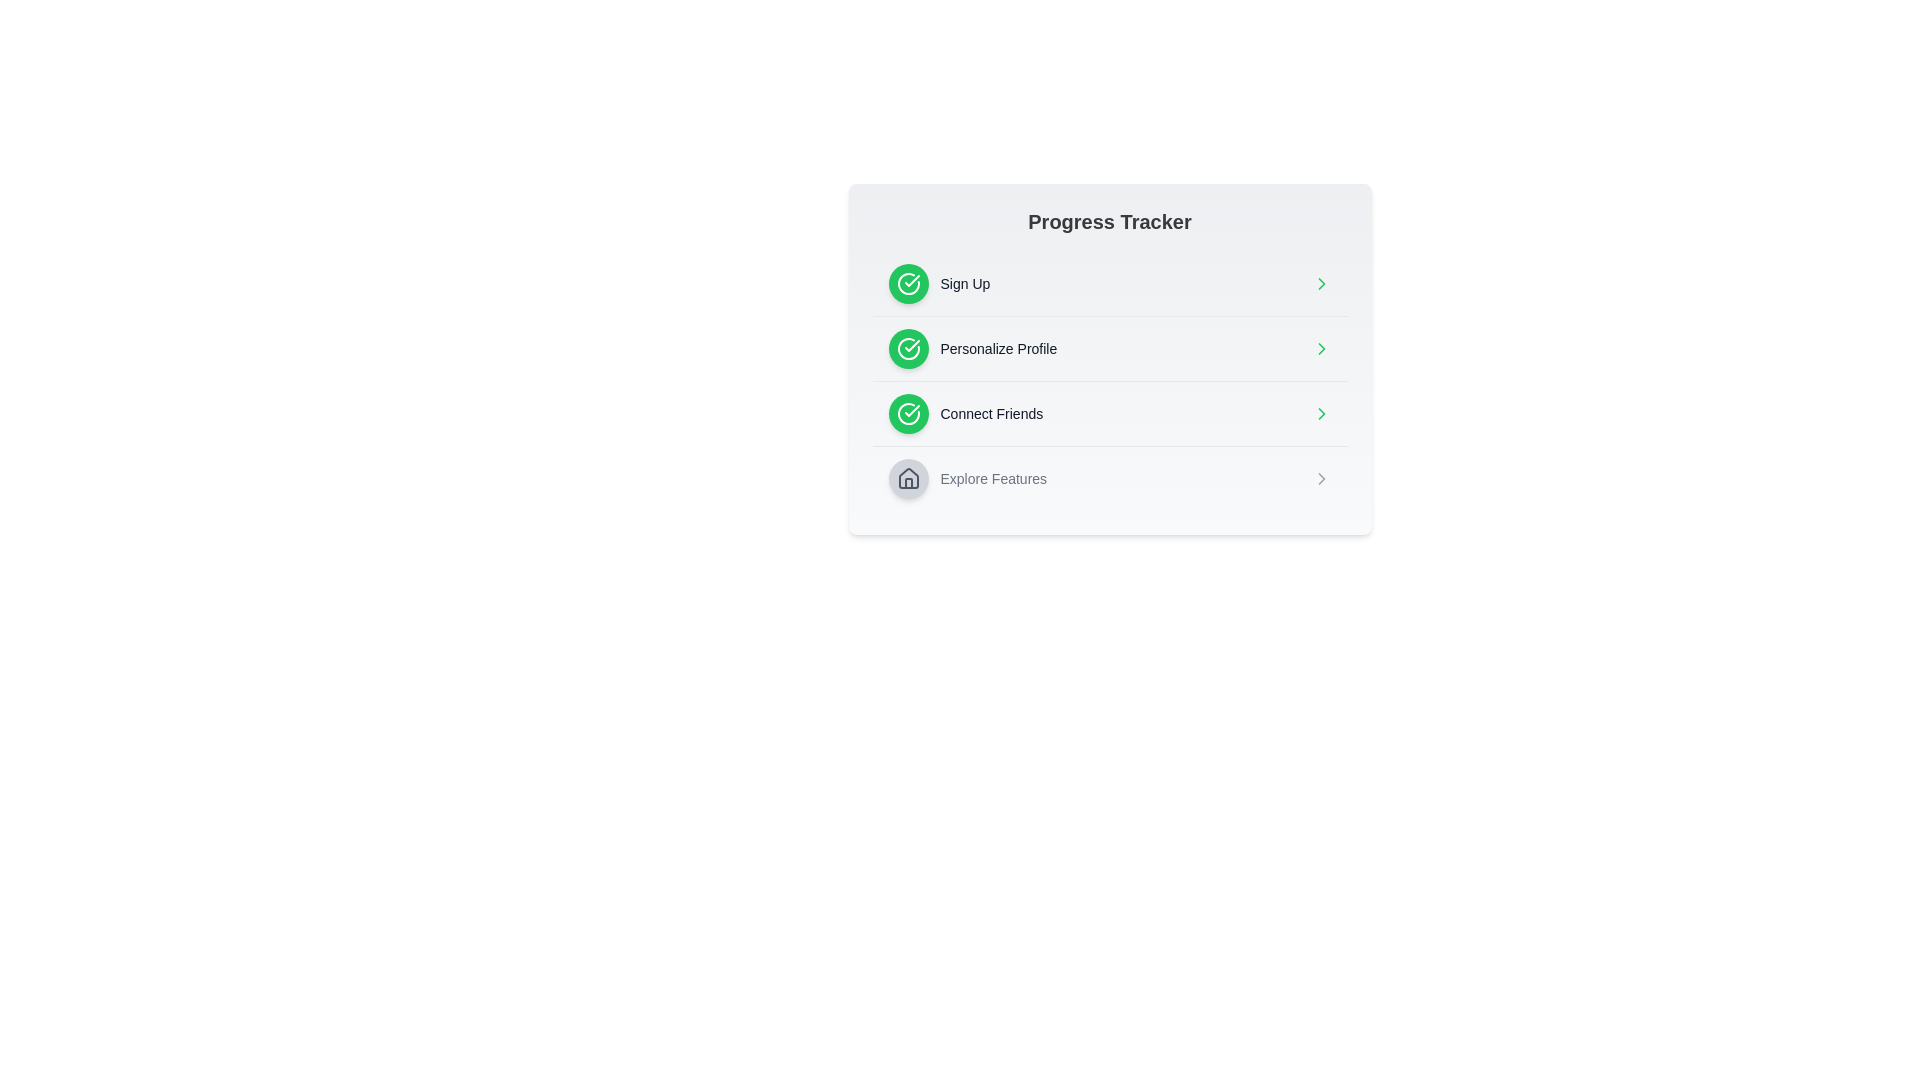 The image size is (1920, 1080). What do you see at coordinates (1321, 478) in the screenshot?
I see `the right-pointing gray arrow icon, which is the fourth item in the list of progress indicators located below the 'Connect Friends' item` at bounding box center [1321, 478].